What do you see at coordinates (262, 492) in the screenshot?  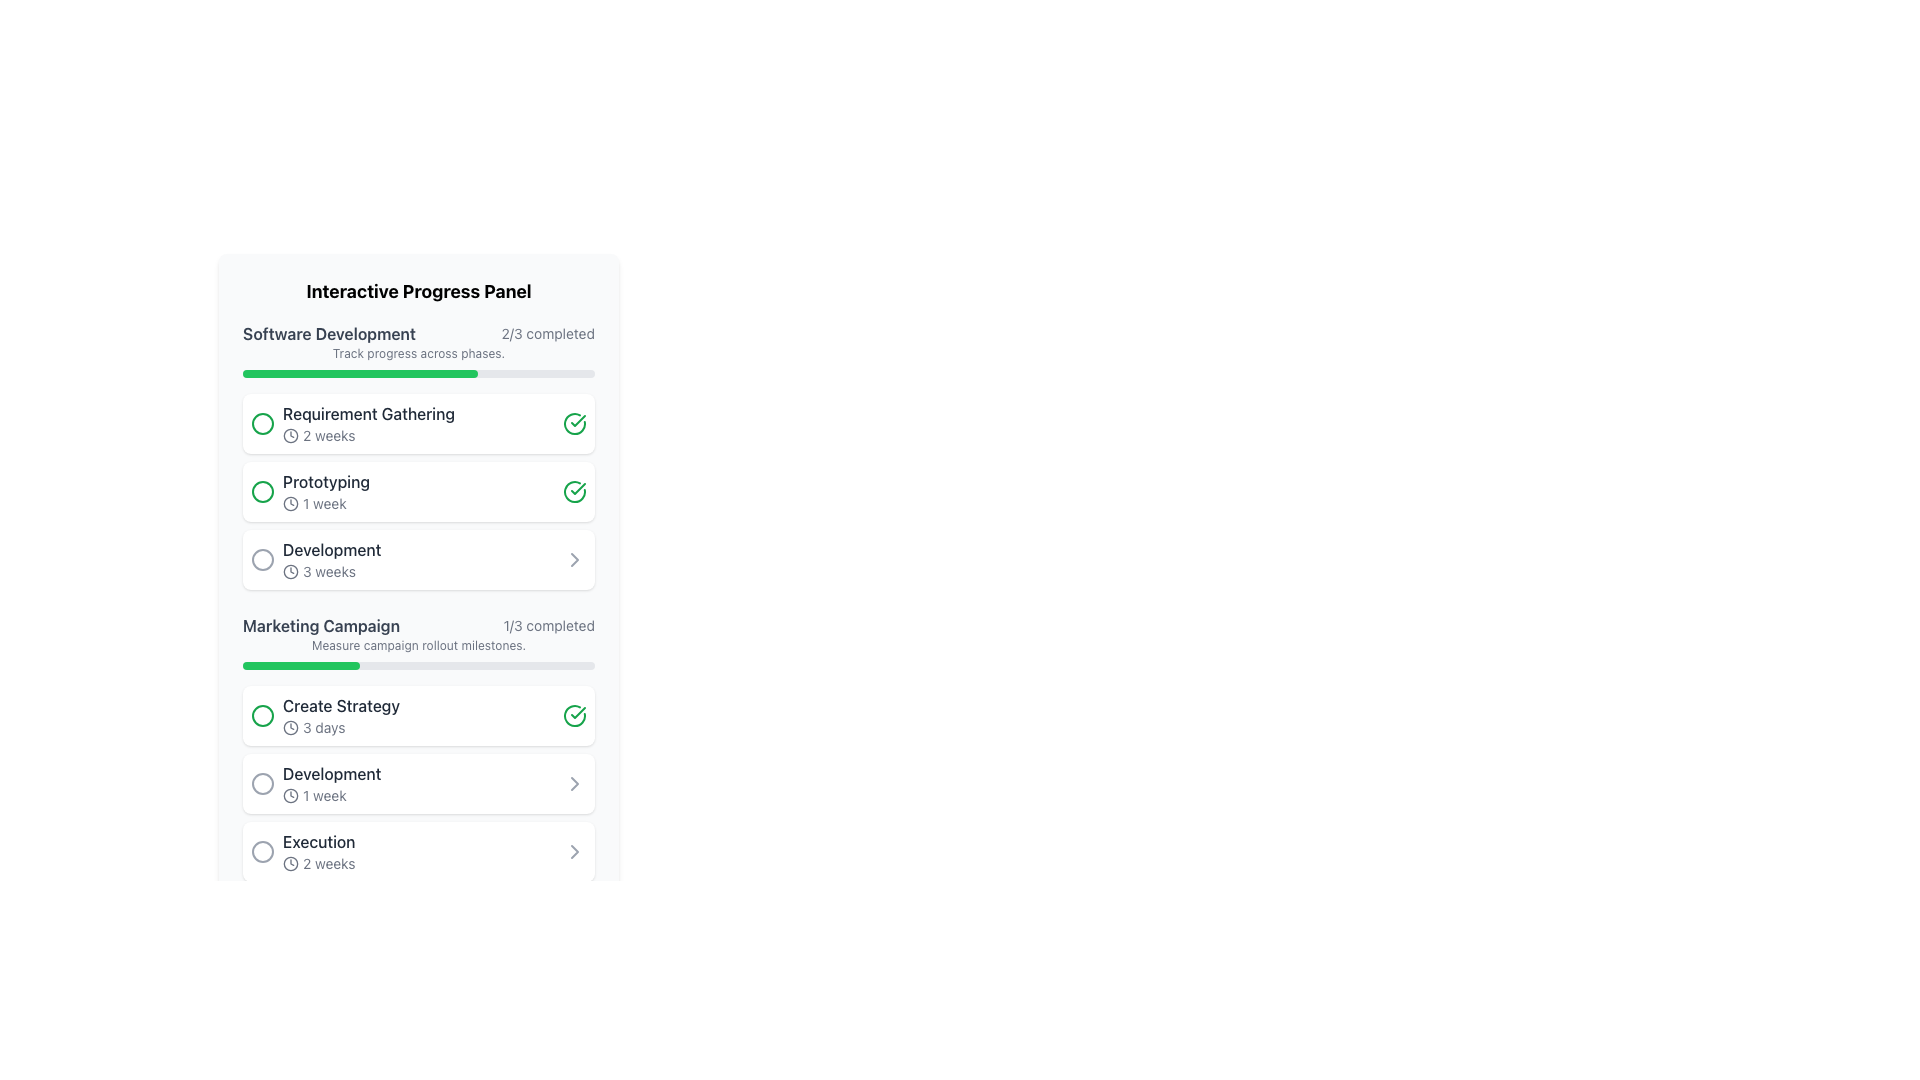 I see `the circular outlined icon with a green stroke located at the beginning of the line item labeled 'Prototyping'` at bounding box center [262, 492].